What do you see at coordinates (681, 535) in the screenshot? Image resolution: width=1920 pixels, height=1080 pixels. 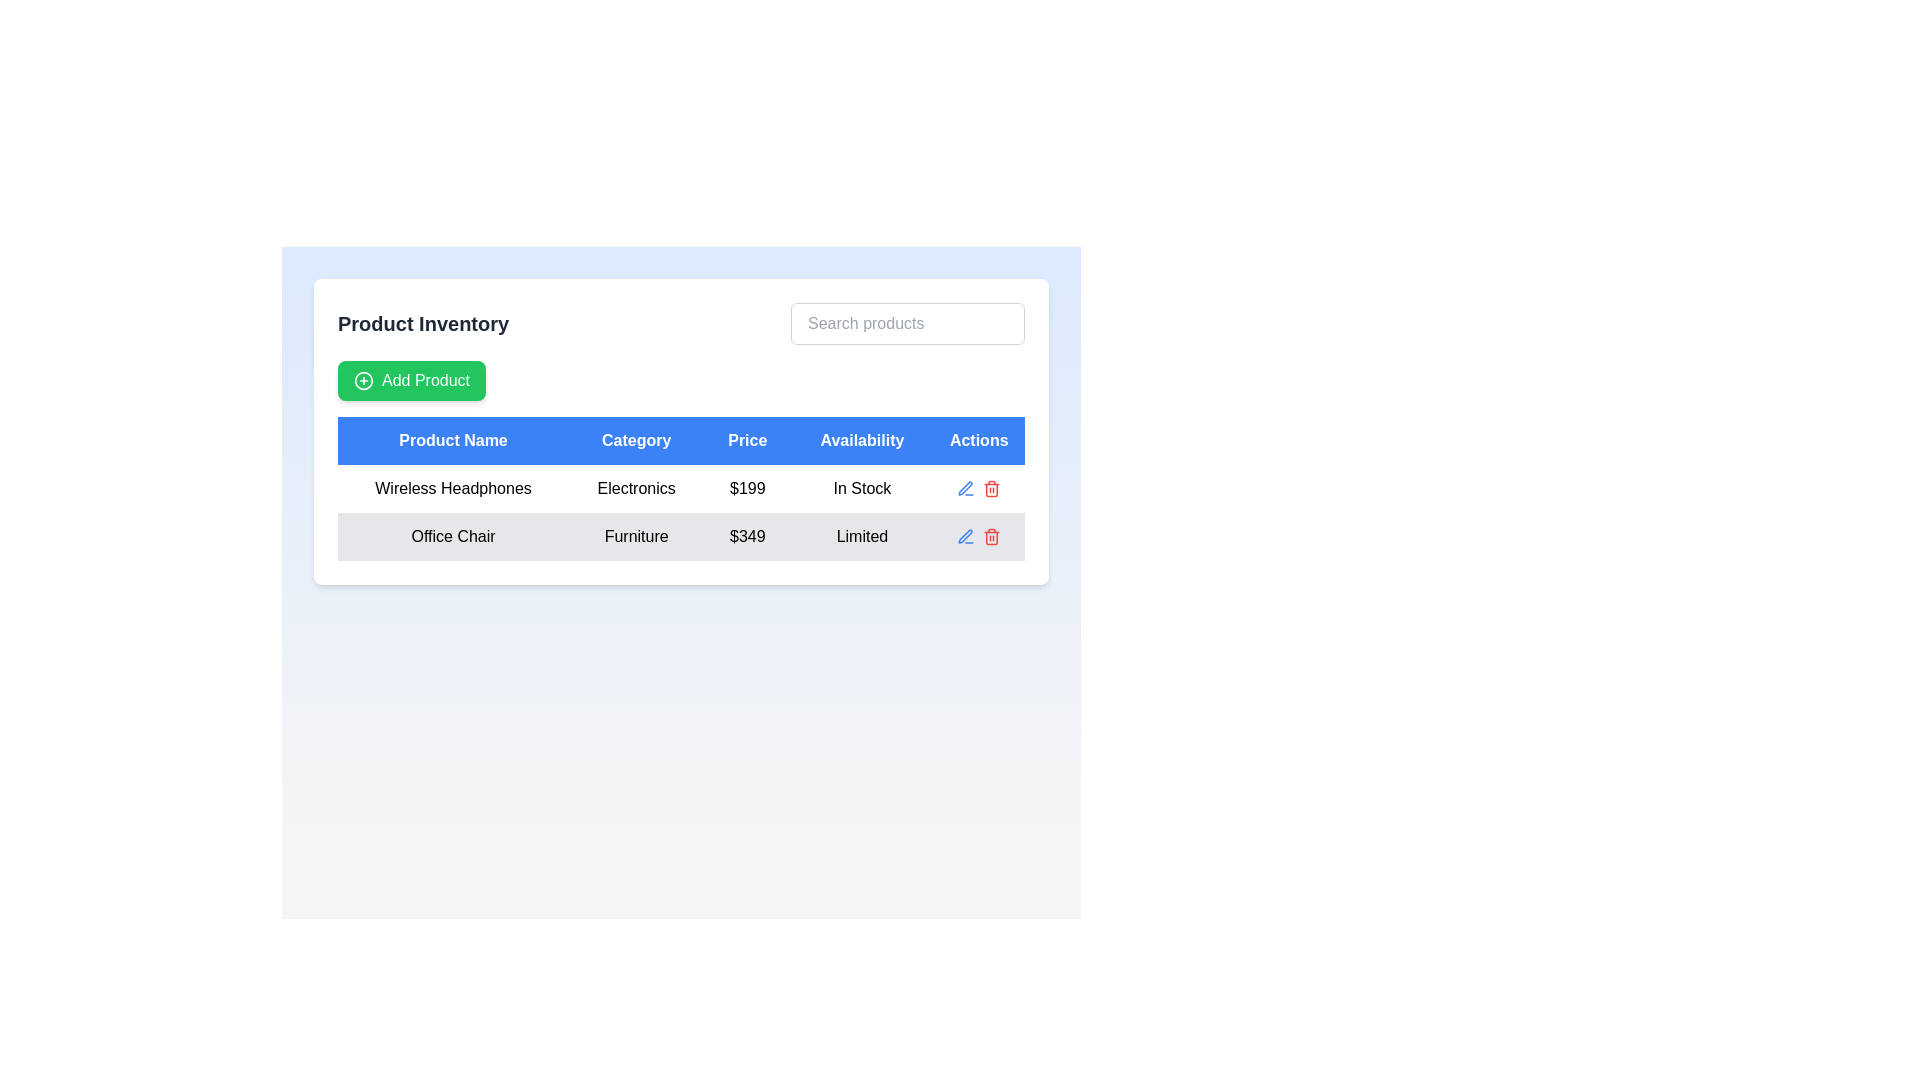 I see `the second row of the 'Product Inventory' table that displays the product 'Office Chair'` at bounding box center [681, 535].